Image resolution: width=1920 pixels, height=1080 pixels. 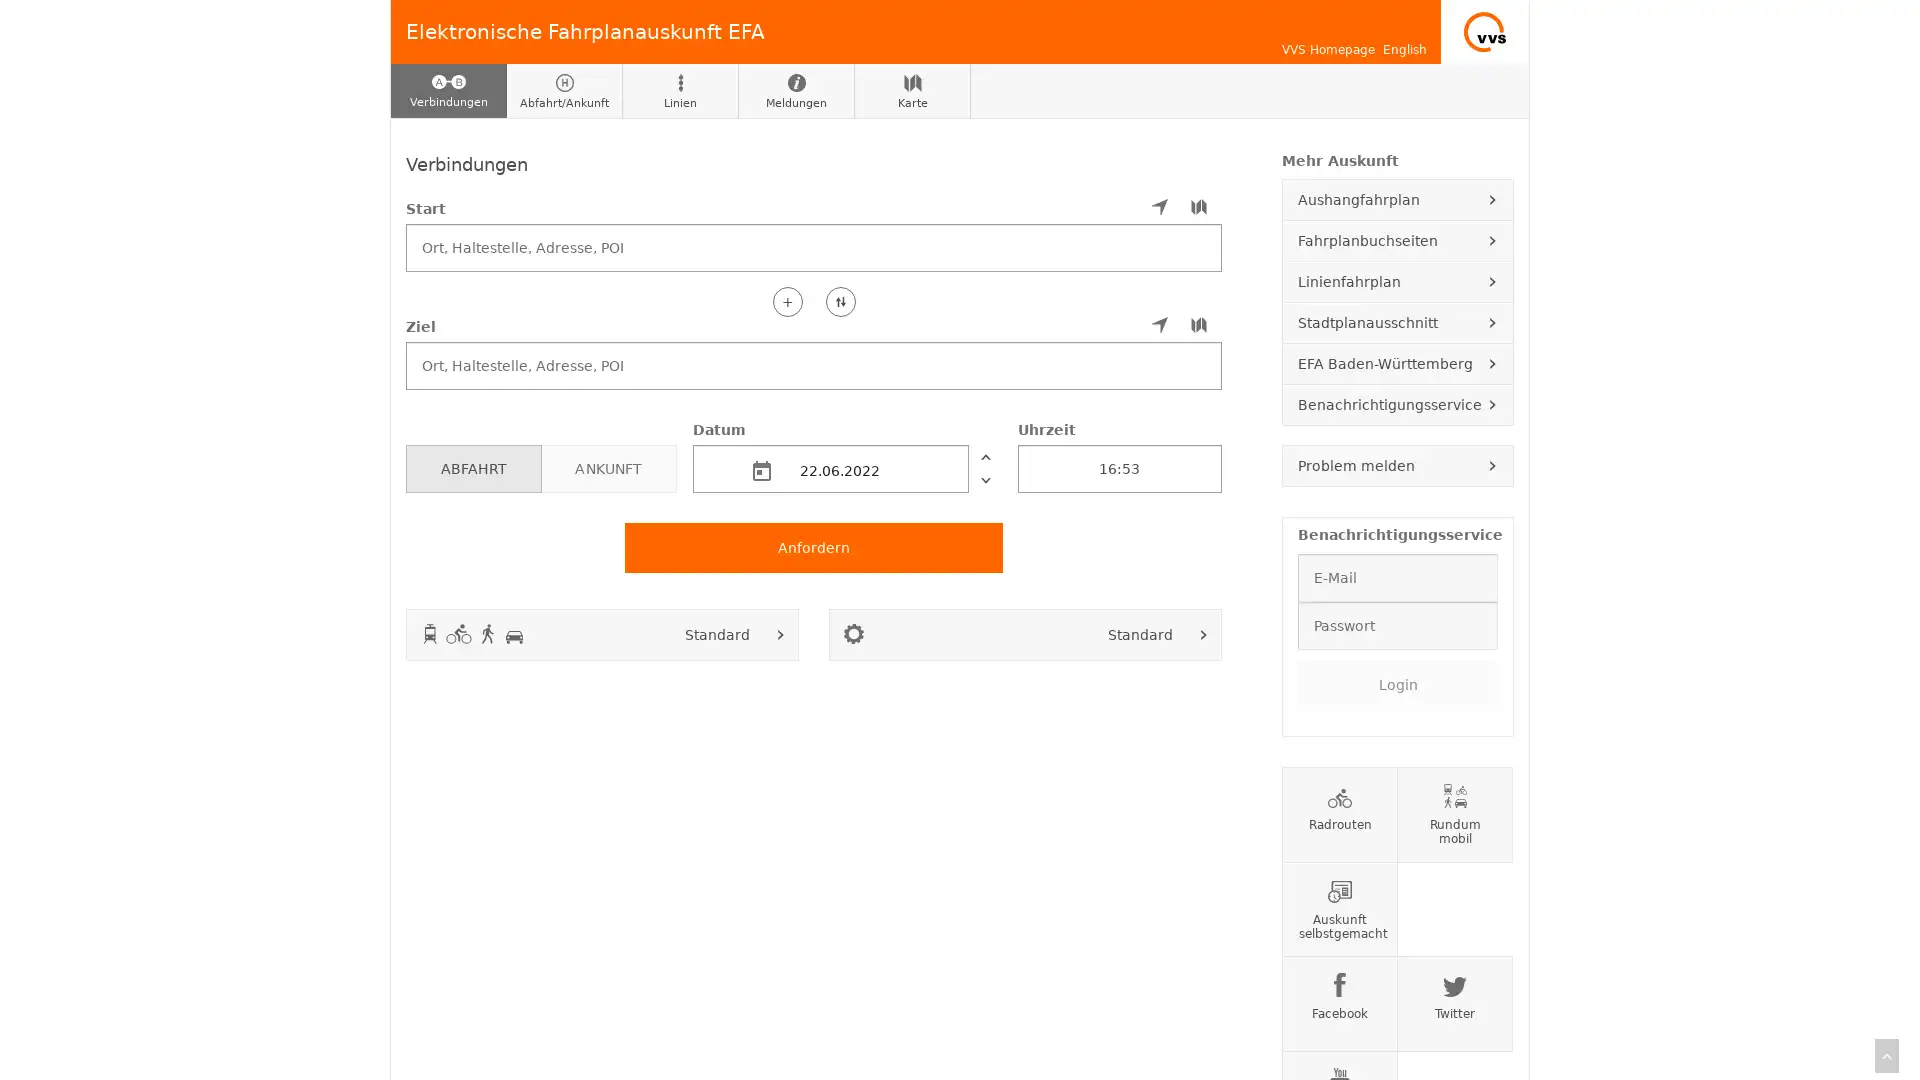 I want to click on nachher, so click(x=984, y=479).